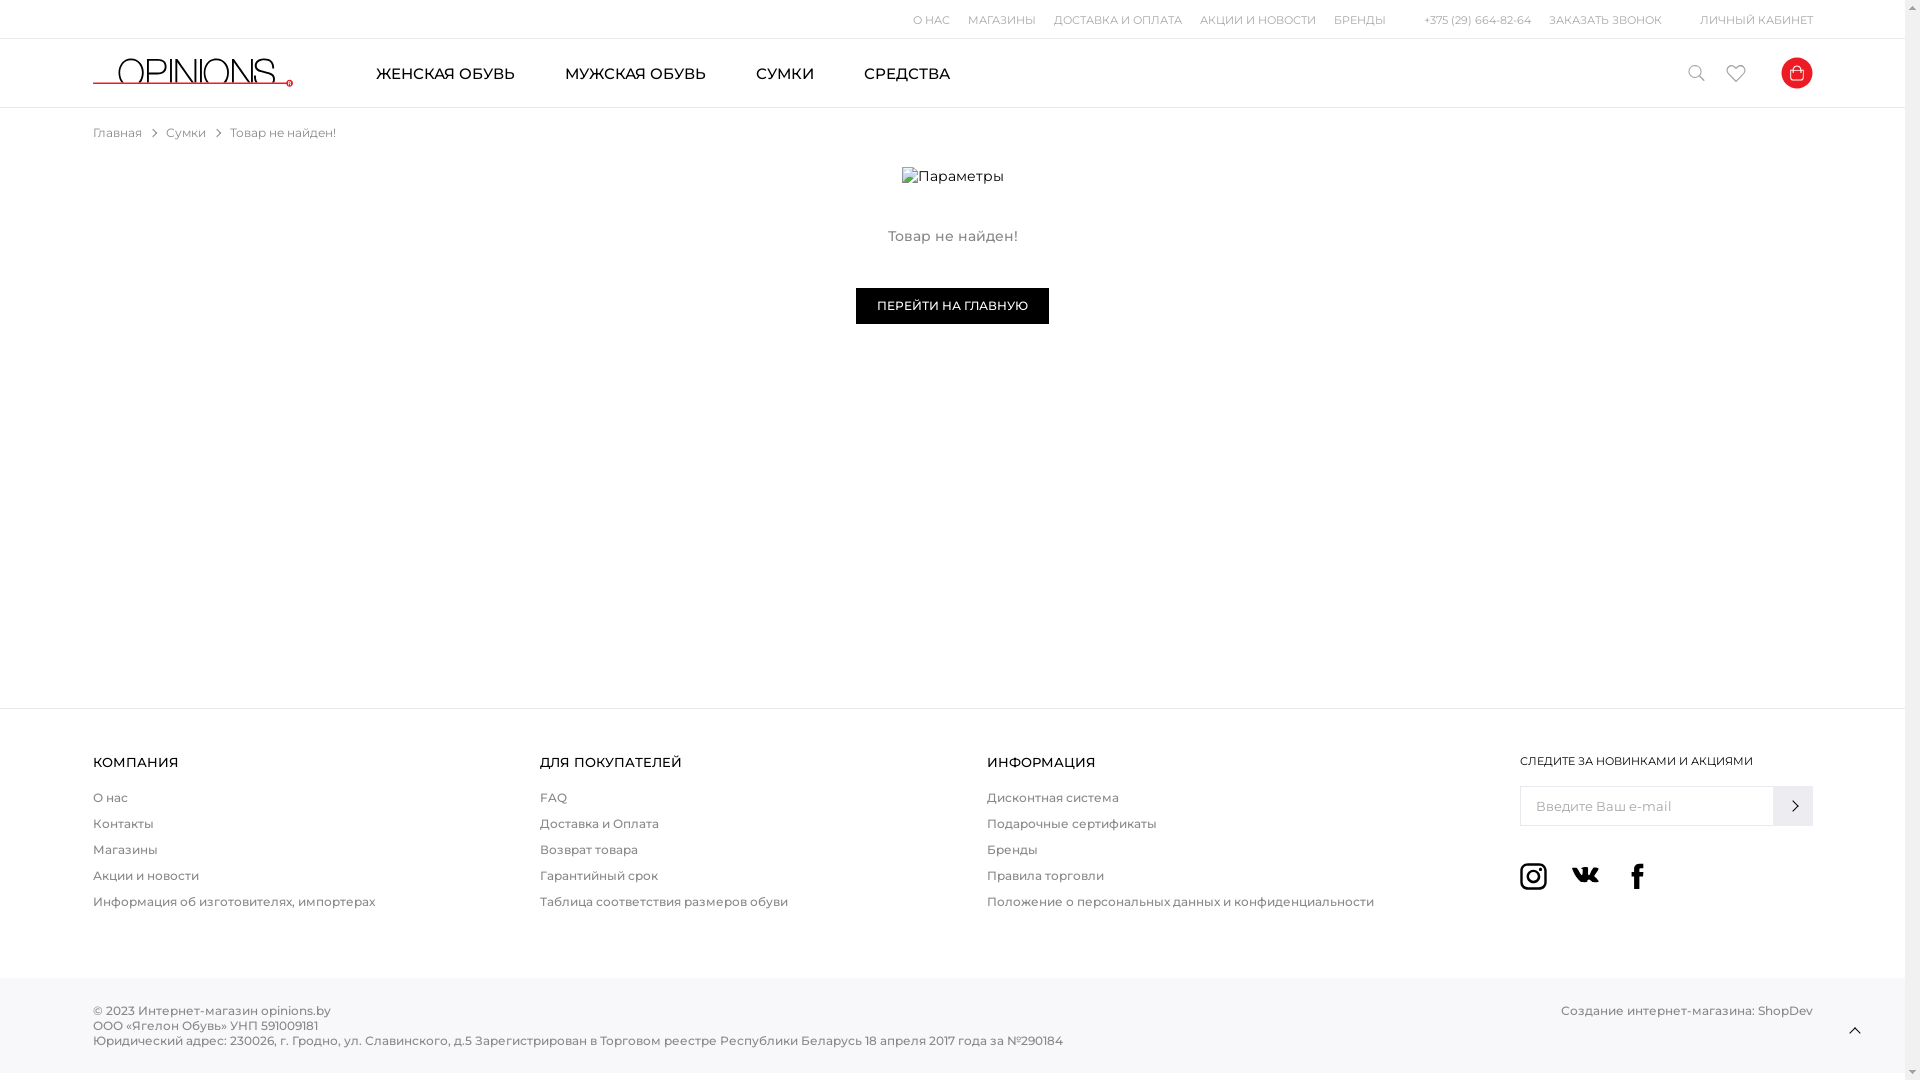 This screenshot has height=1080, width=1920. What do you see at coordinates (192, 72) in the screenshot?
I see `'opinions.by'` at bounding box center [192, 72].